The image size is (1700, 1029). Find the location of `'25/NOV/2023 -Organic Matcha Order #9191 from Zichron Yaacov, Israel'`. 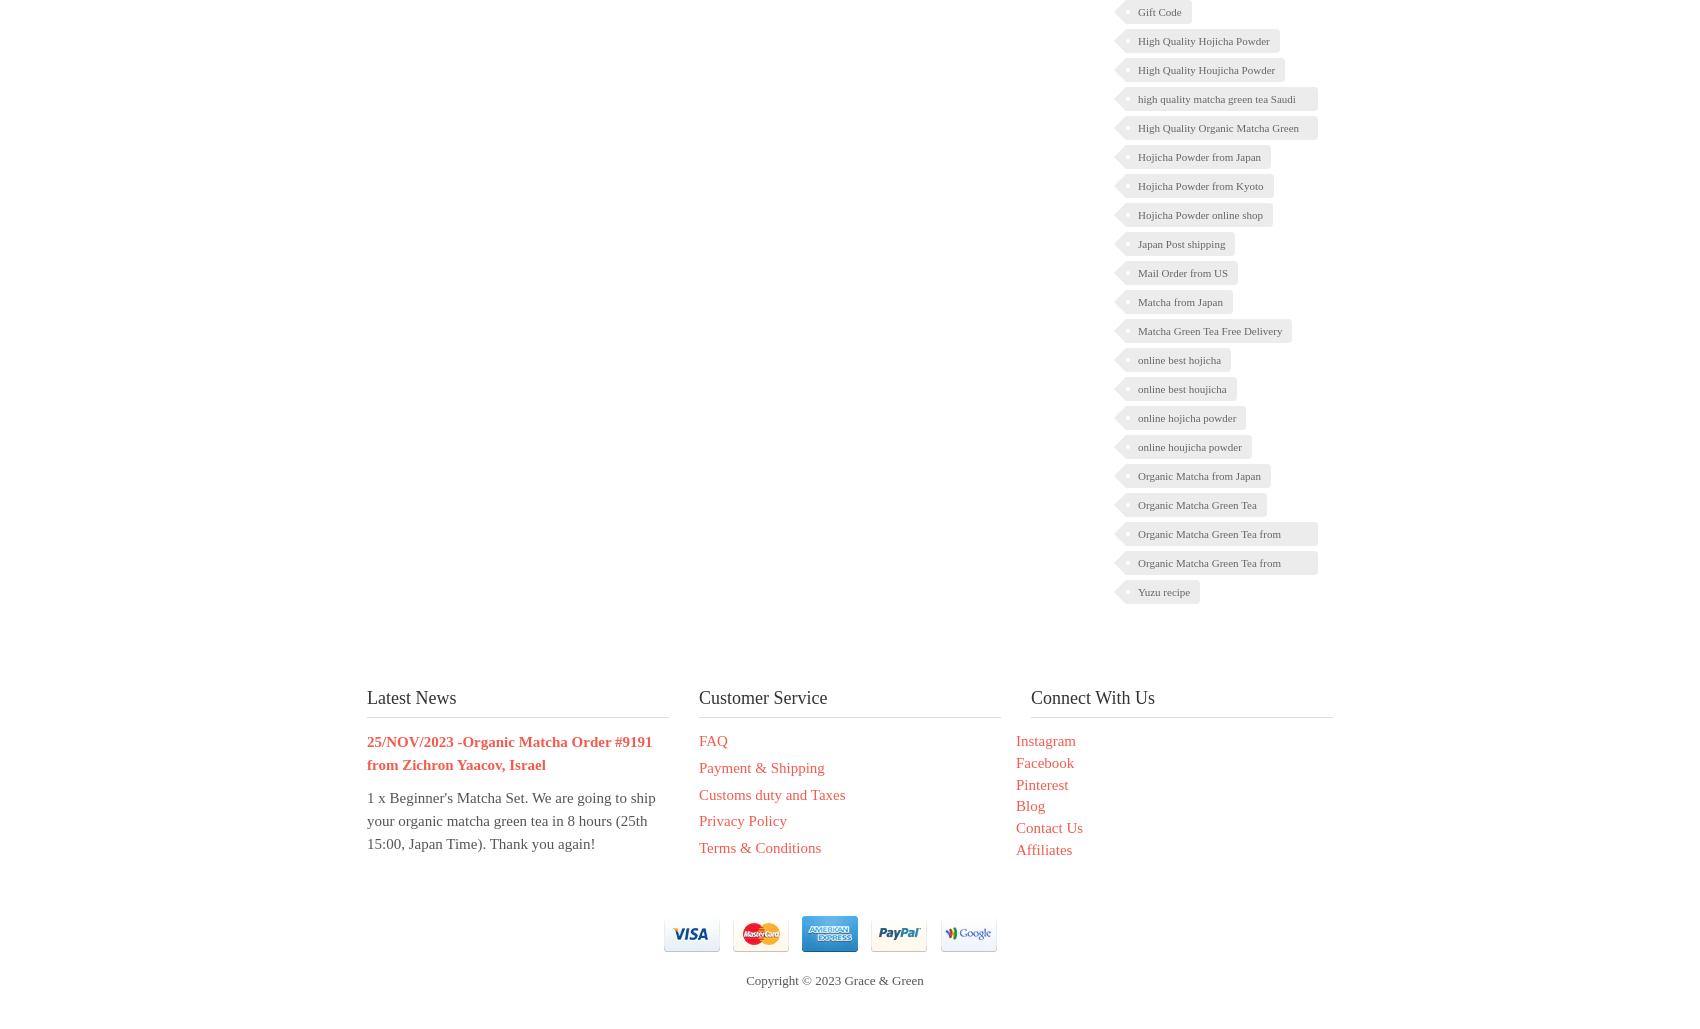

'25/NOV/2023 -Organic Matcha Order #9191 from Zichron Yaacov, Israel' is located at coordinates (366, 753).